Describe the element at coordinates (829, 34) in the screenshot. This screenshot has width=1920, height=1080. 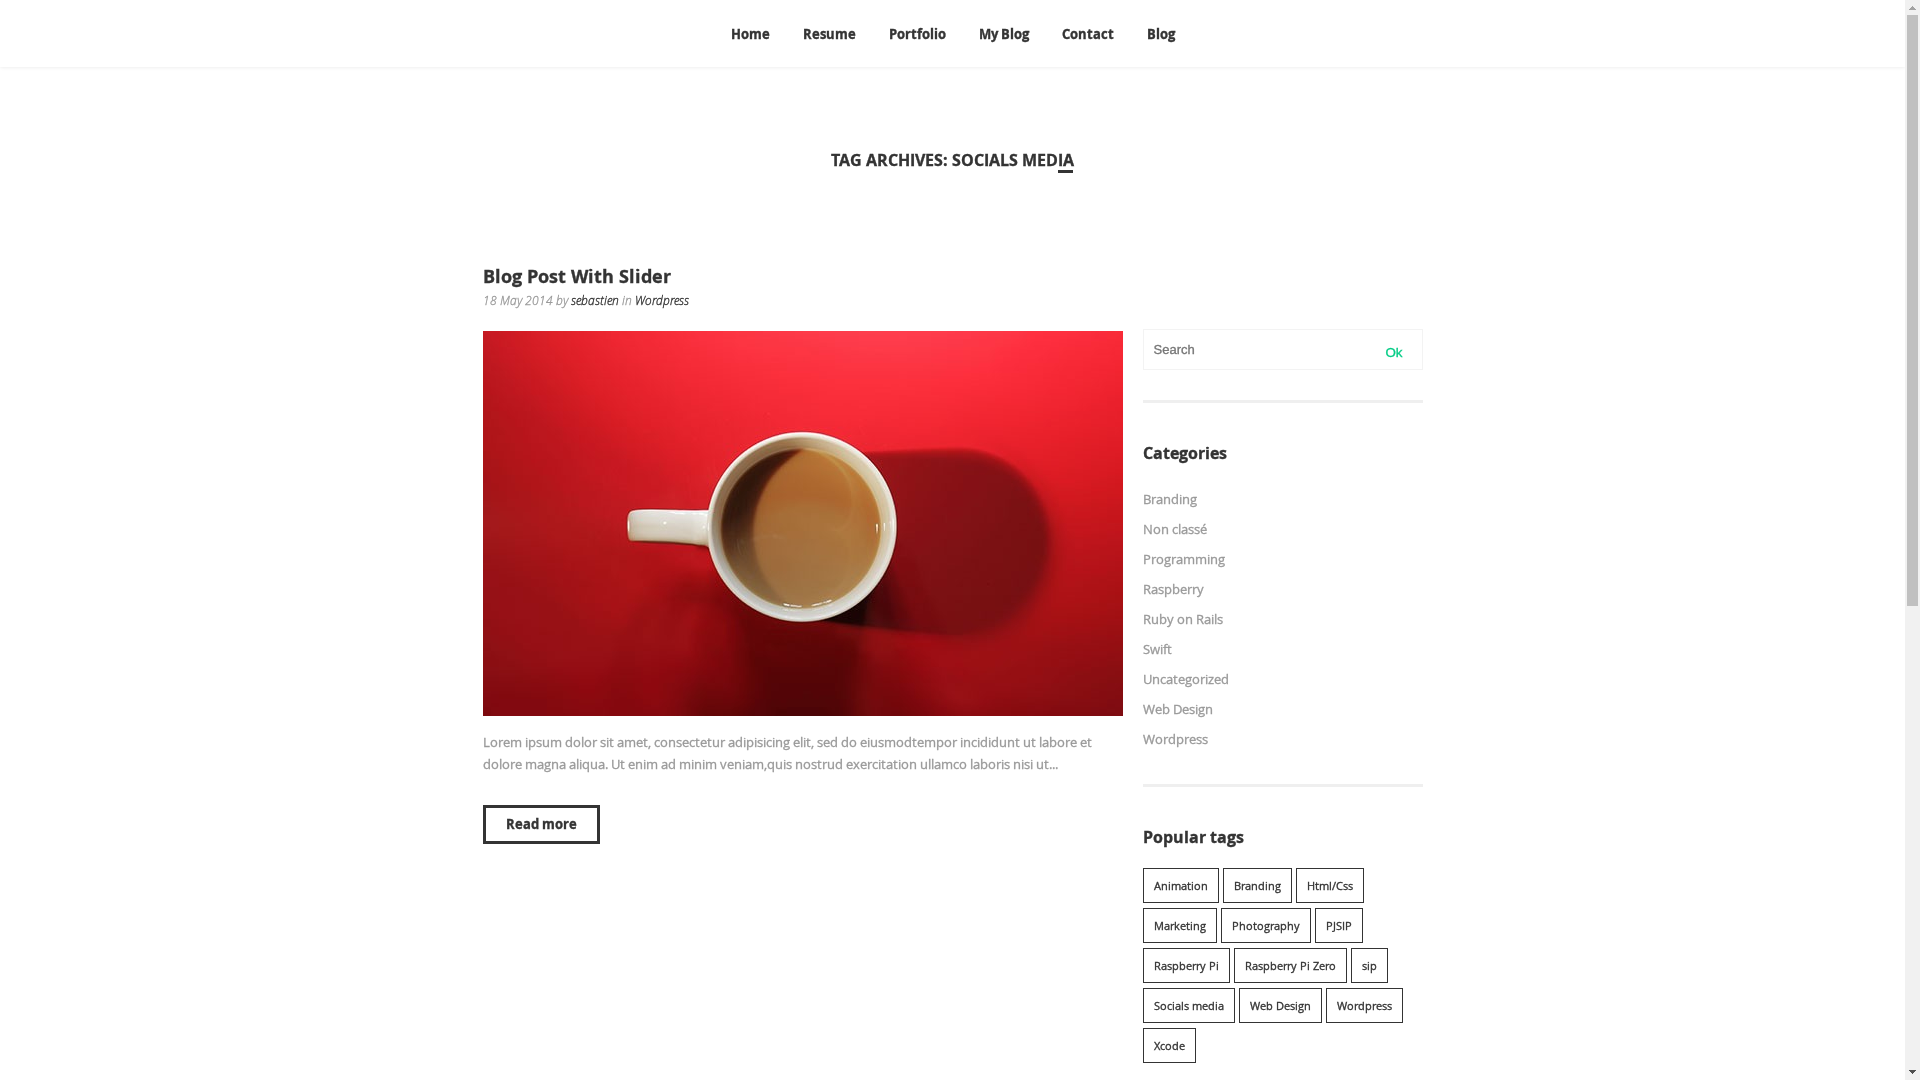
I see `'Resume'` at that location.